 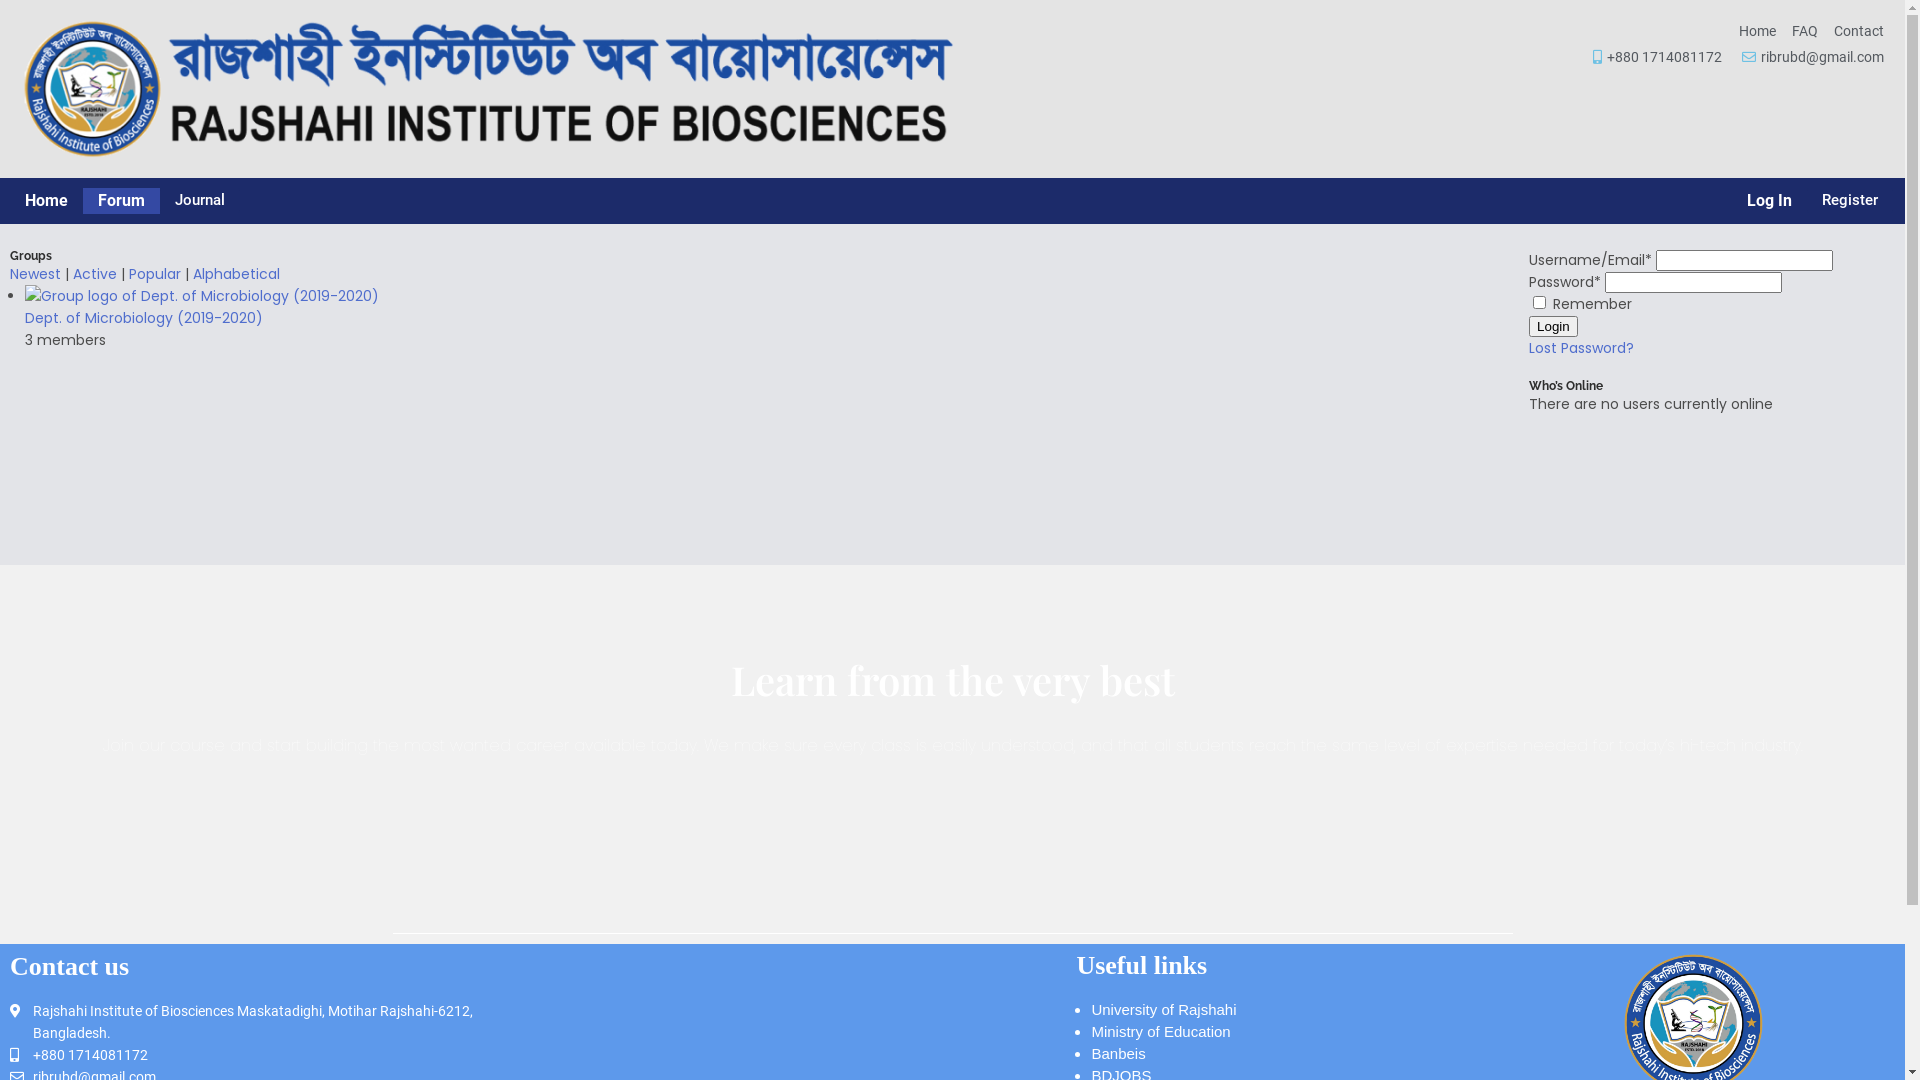 What do you see at coordinates (94, 273) in the screenshot?
I see `'Active'` at bounding box center [94, 273].